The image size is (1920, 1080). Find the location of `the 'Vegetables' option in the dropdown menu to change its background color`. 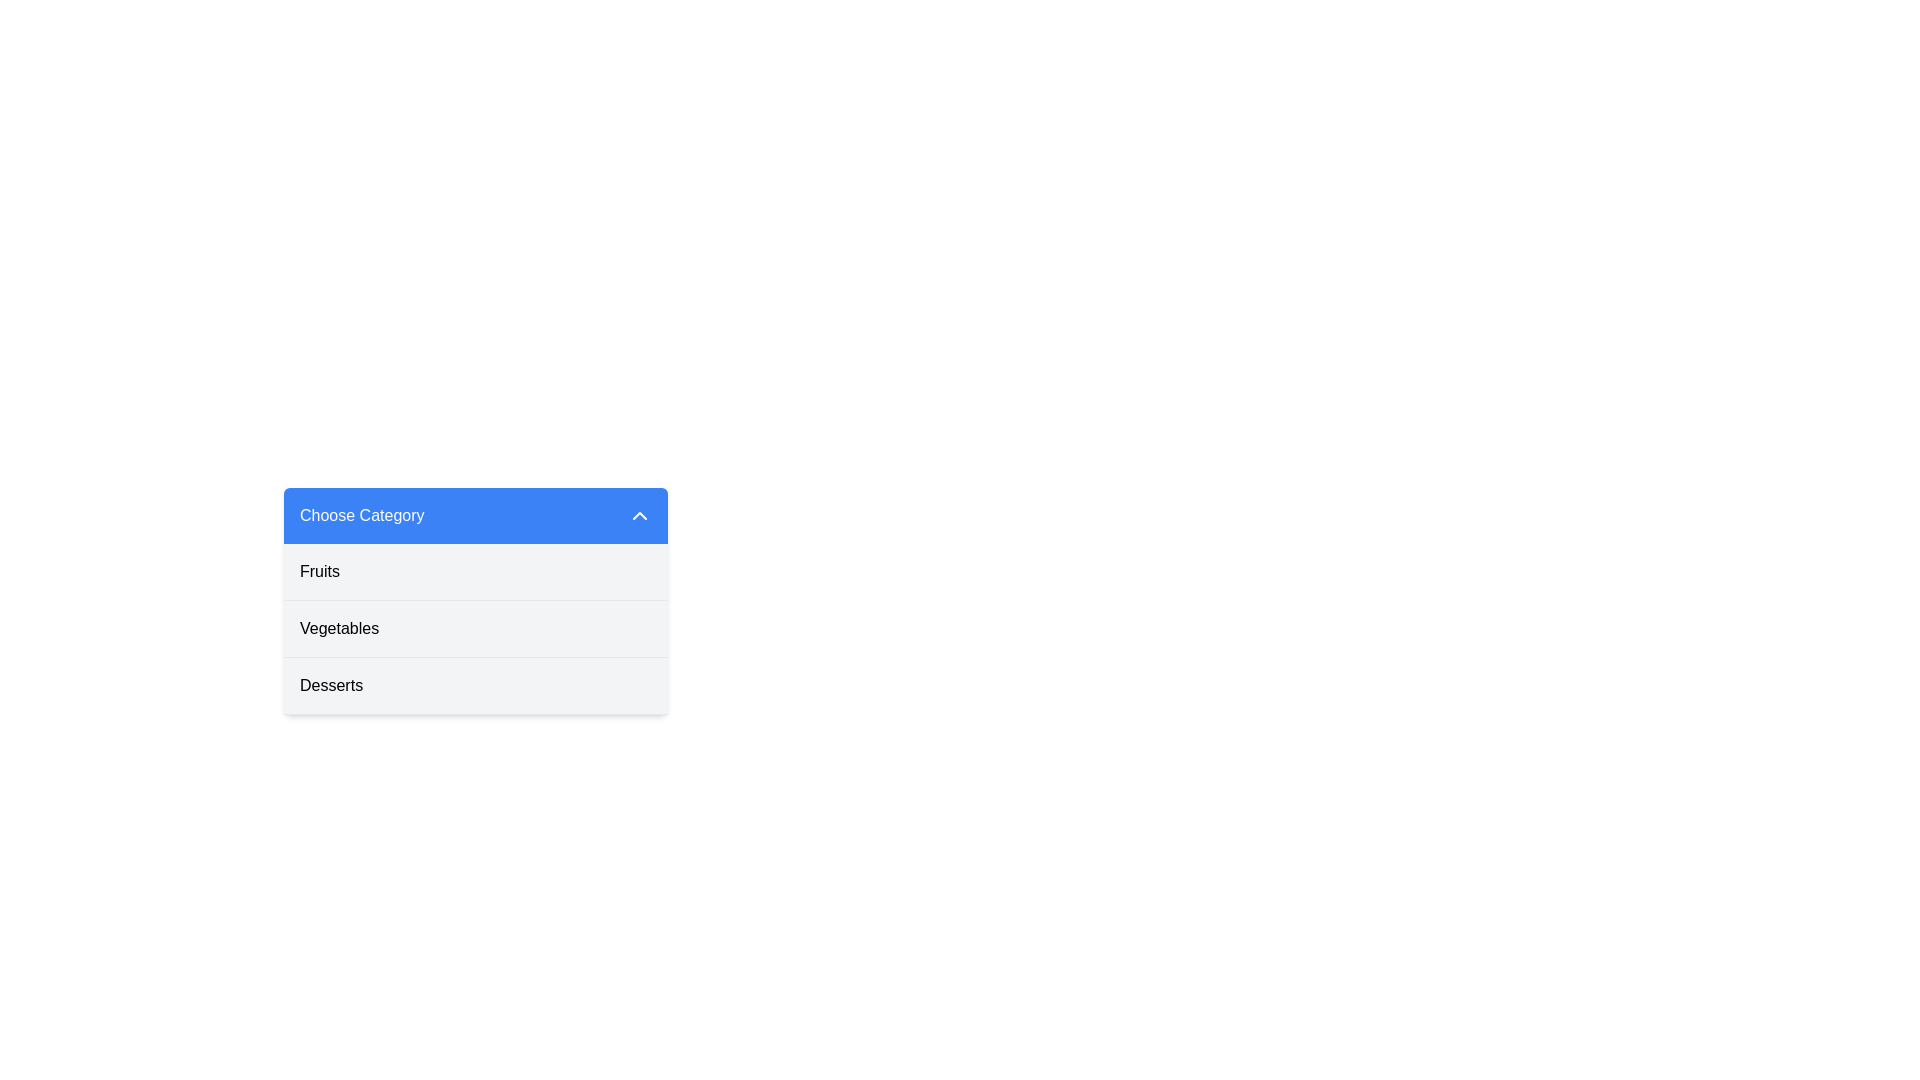

the 'Vegetables' option in the dropdown menu to change its background color is located at coordinates (474, 627).